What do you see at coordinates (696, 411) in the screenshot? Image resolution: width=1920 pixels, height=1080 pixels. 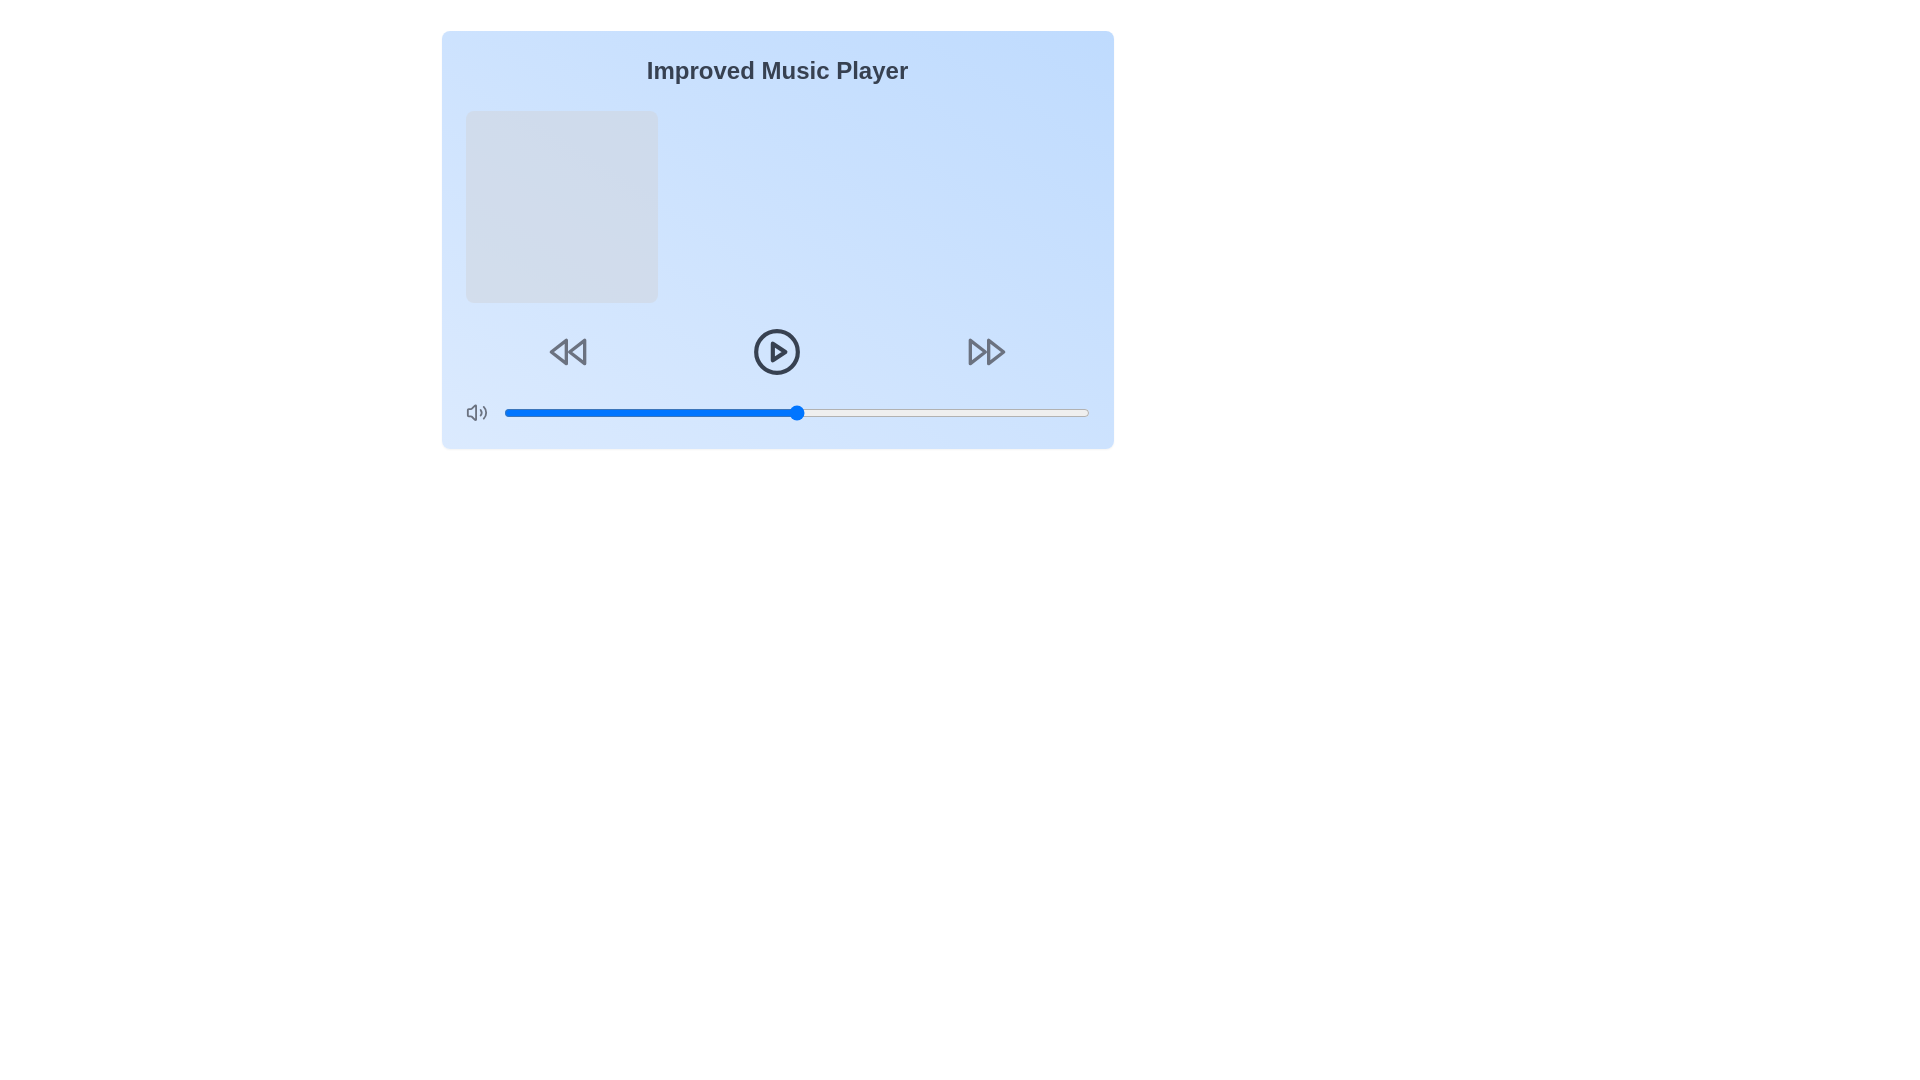 I see `the volume` at bounding box center [696, 411].